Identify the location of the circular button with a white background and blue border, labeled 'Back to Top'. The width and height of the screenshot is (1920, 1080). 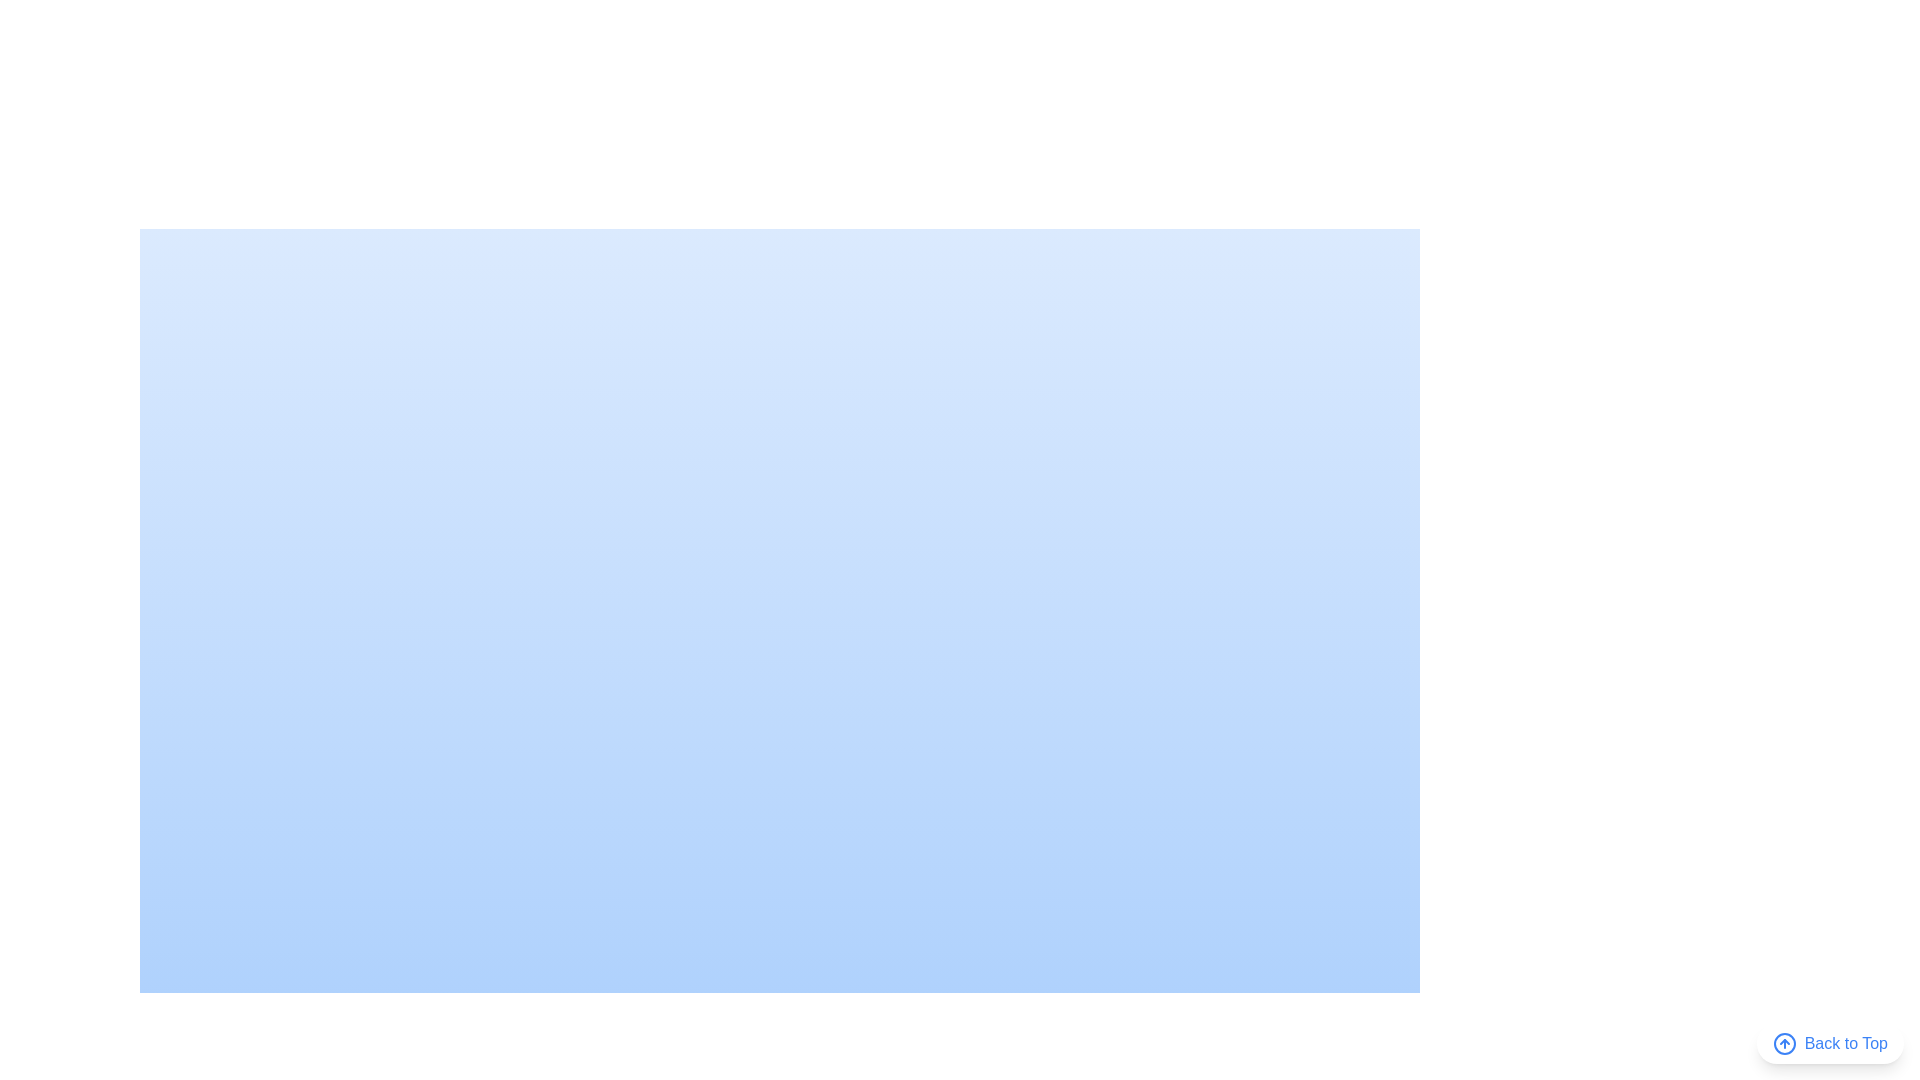
(1830, 1043).